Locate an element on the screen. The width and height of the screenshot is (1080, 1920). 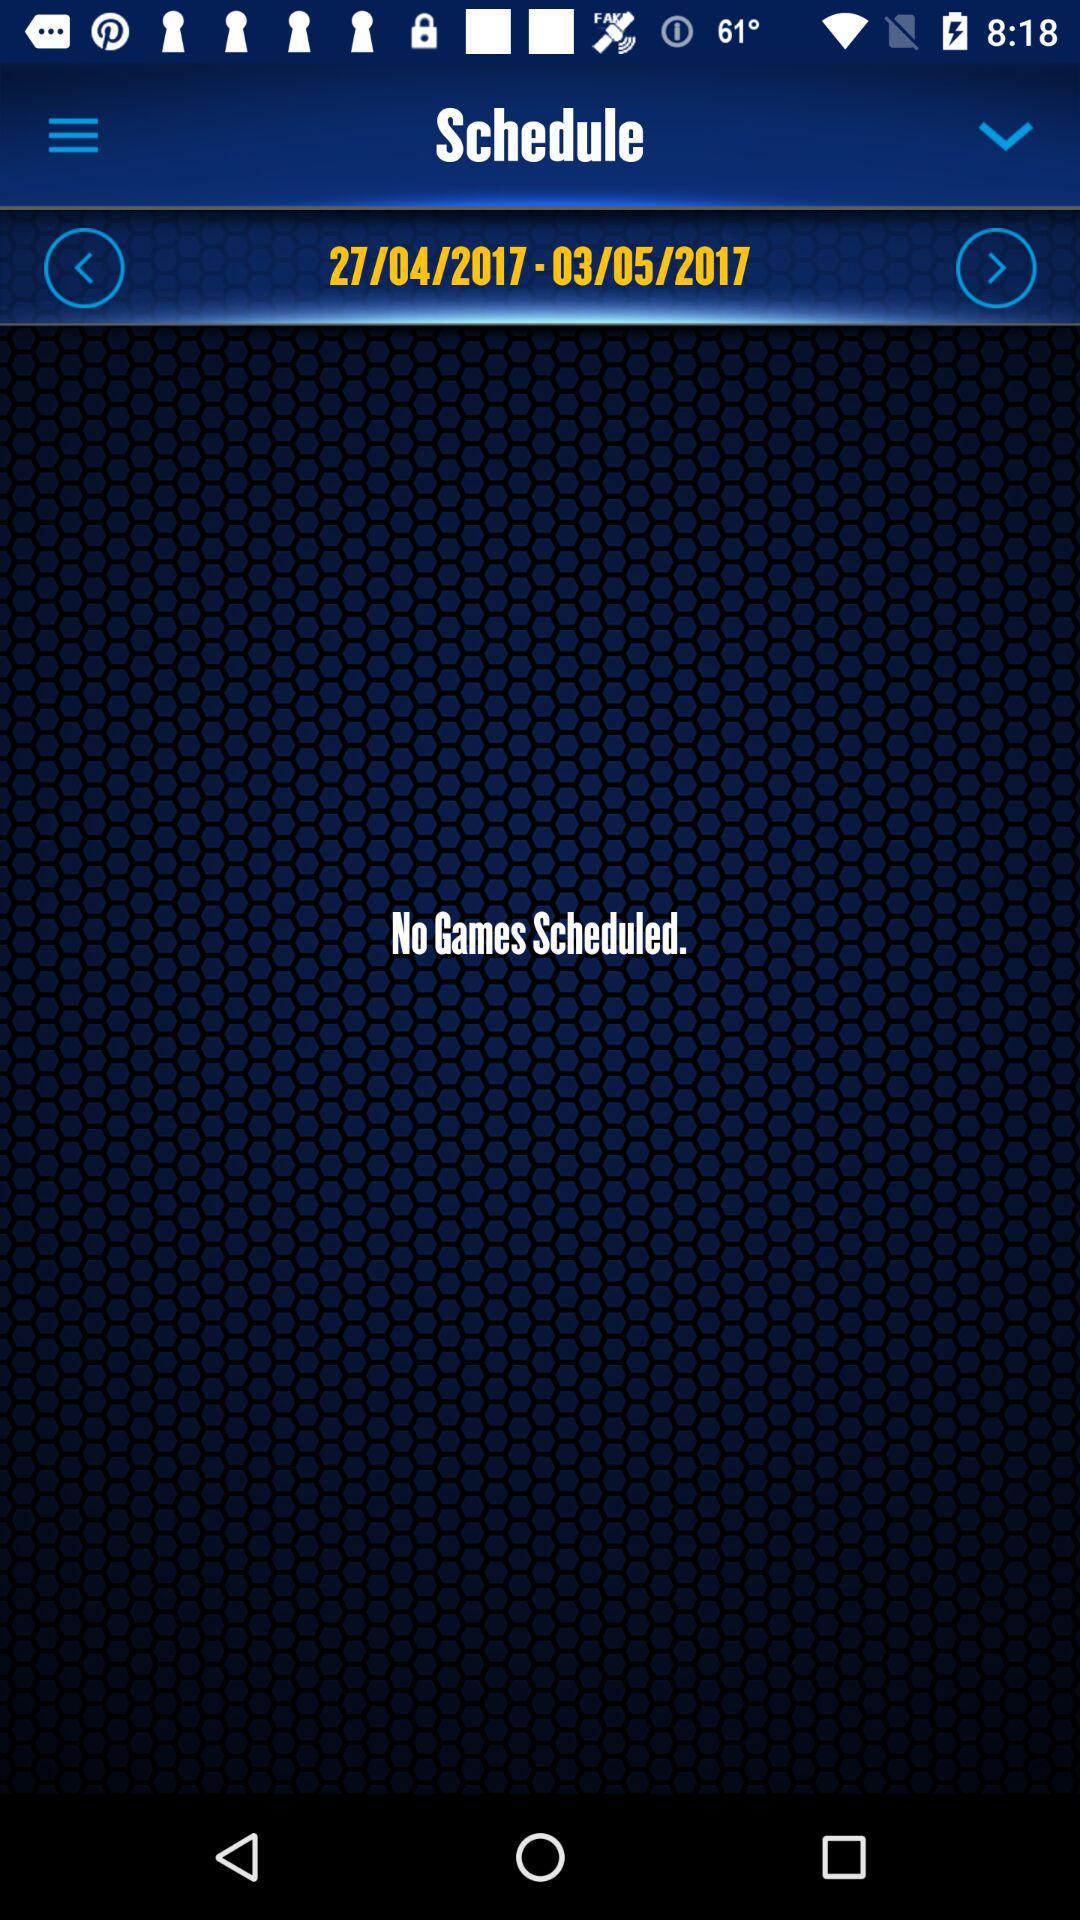
fair ward is located at coordinates (995, 266).